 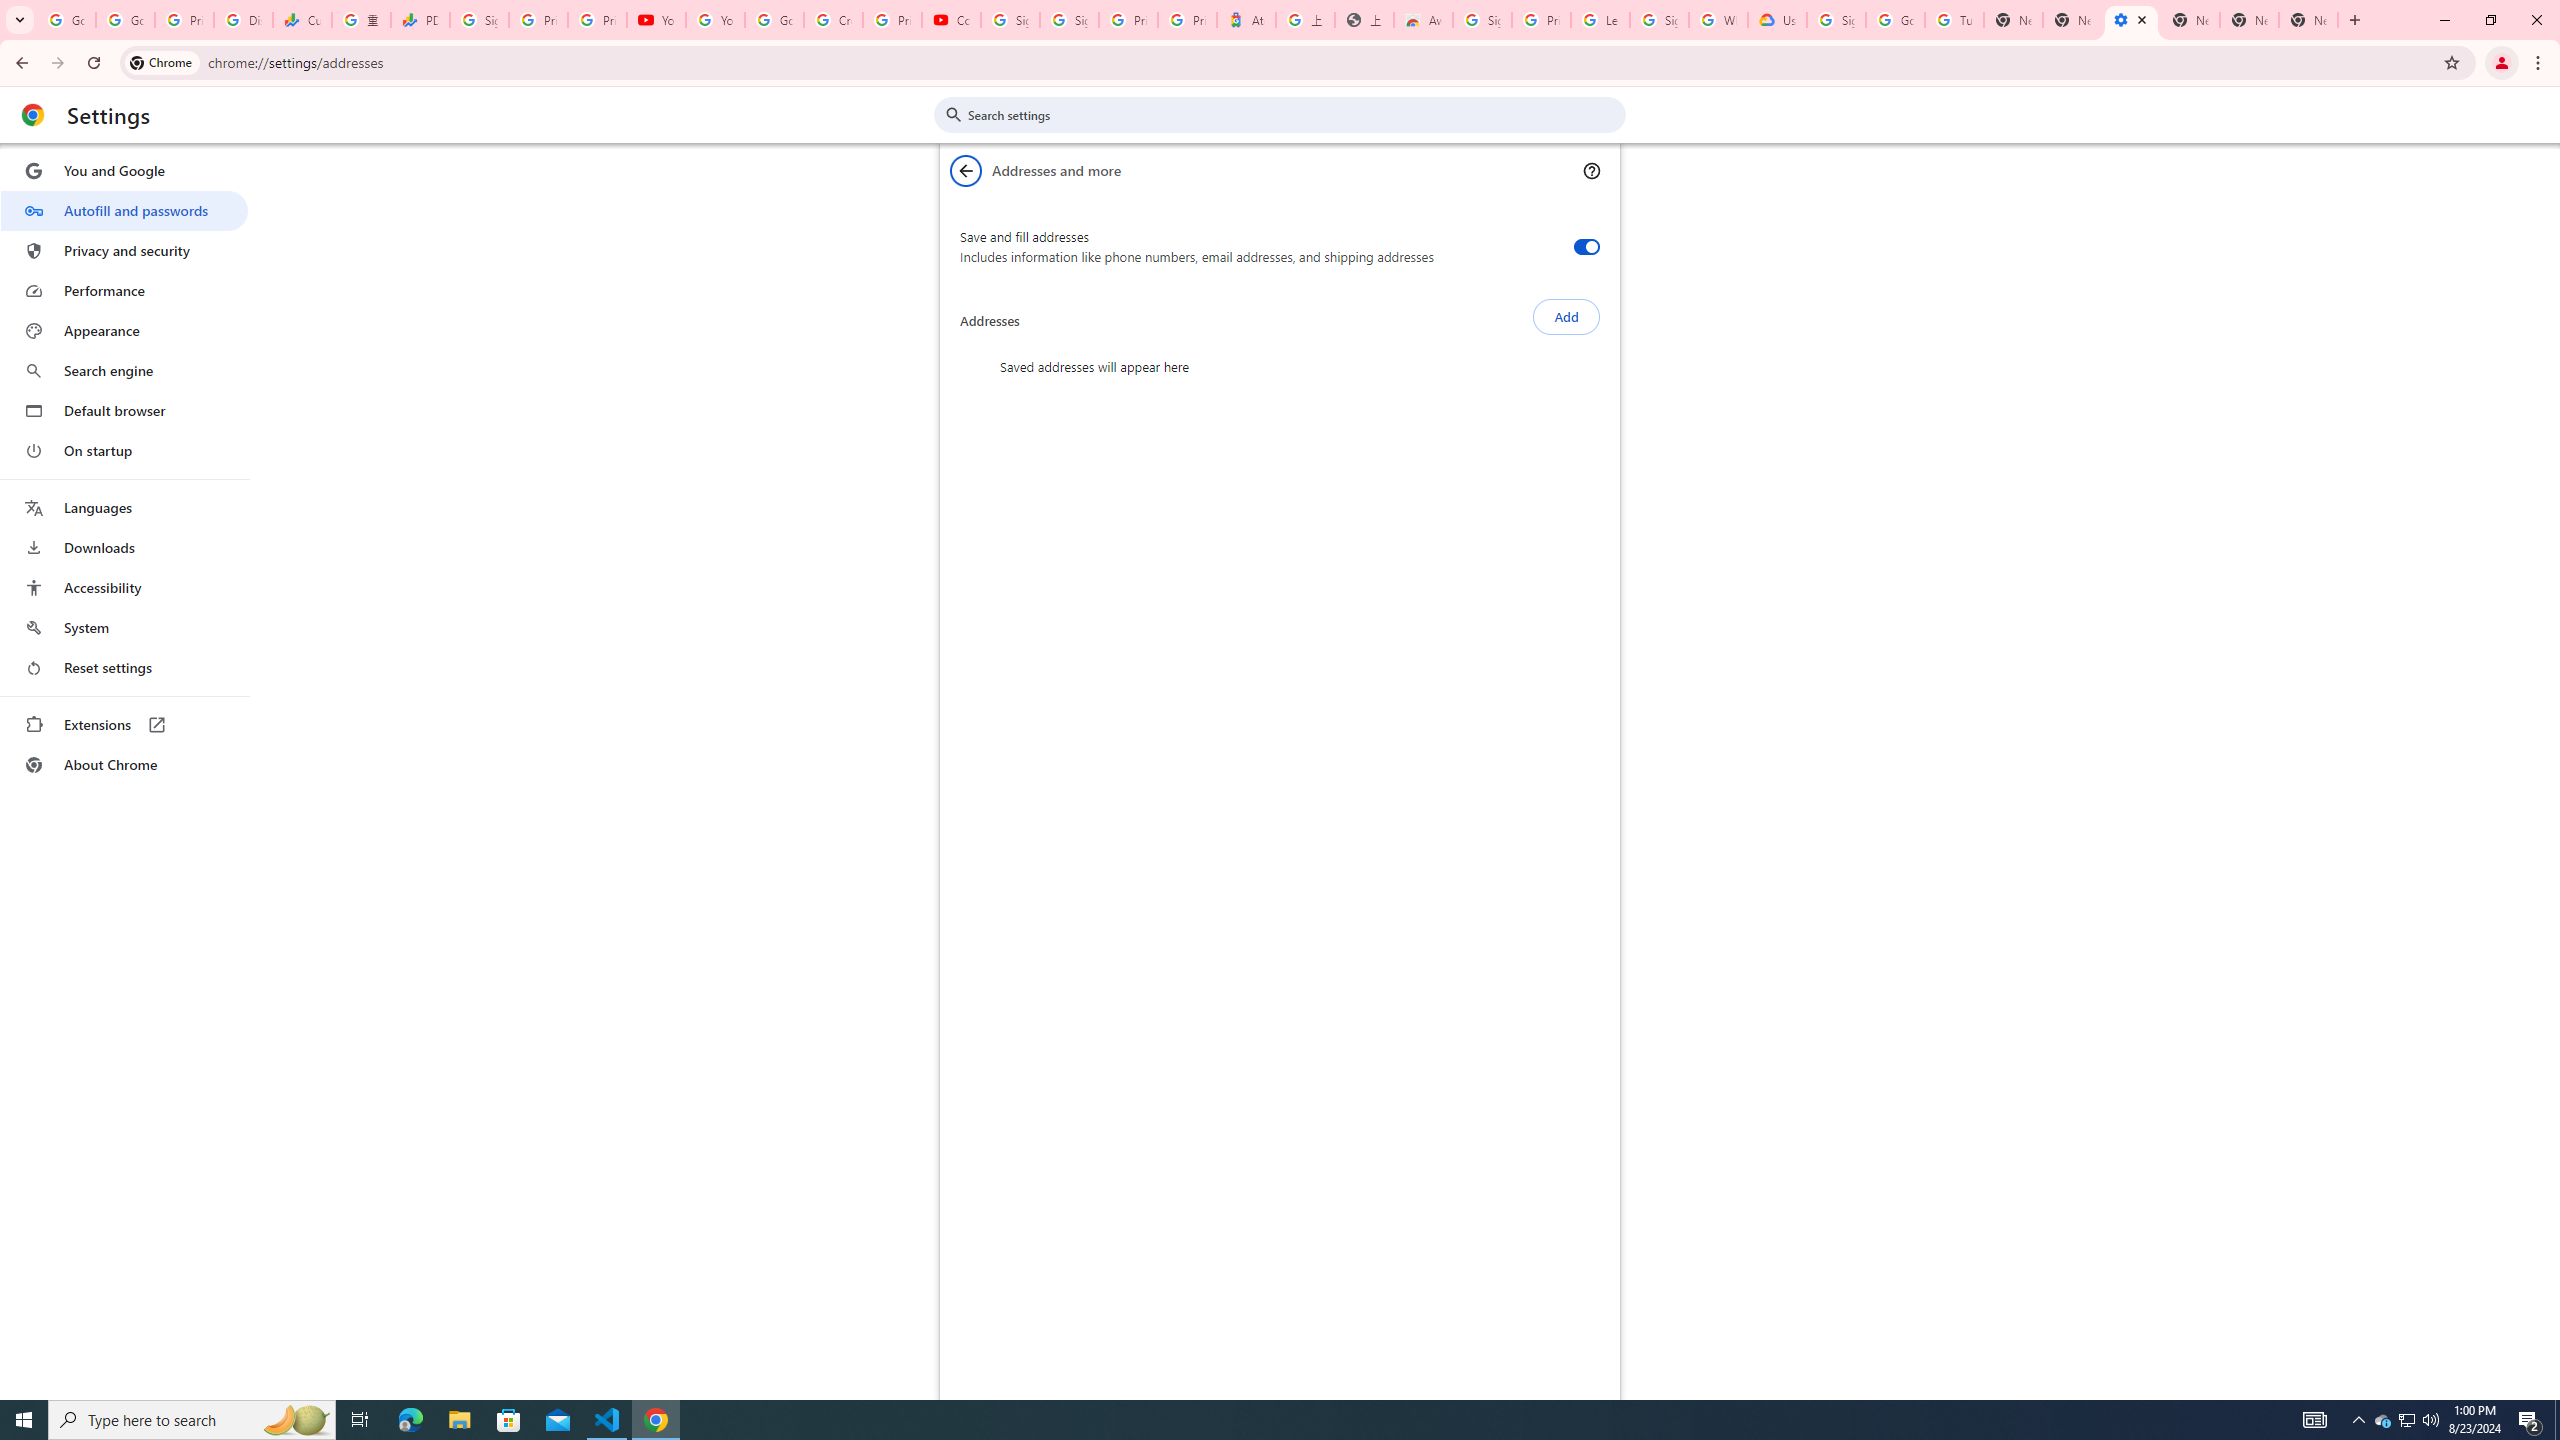 I want to click on 'Sign in - Google Accounts', so click(x=1658, y=19).